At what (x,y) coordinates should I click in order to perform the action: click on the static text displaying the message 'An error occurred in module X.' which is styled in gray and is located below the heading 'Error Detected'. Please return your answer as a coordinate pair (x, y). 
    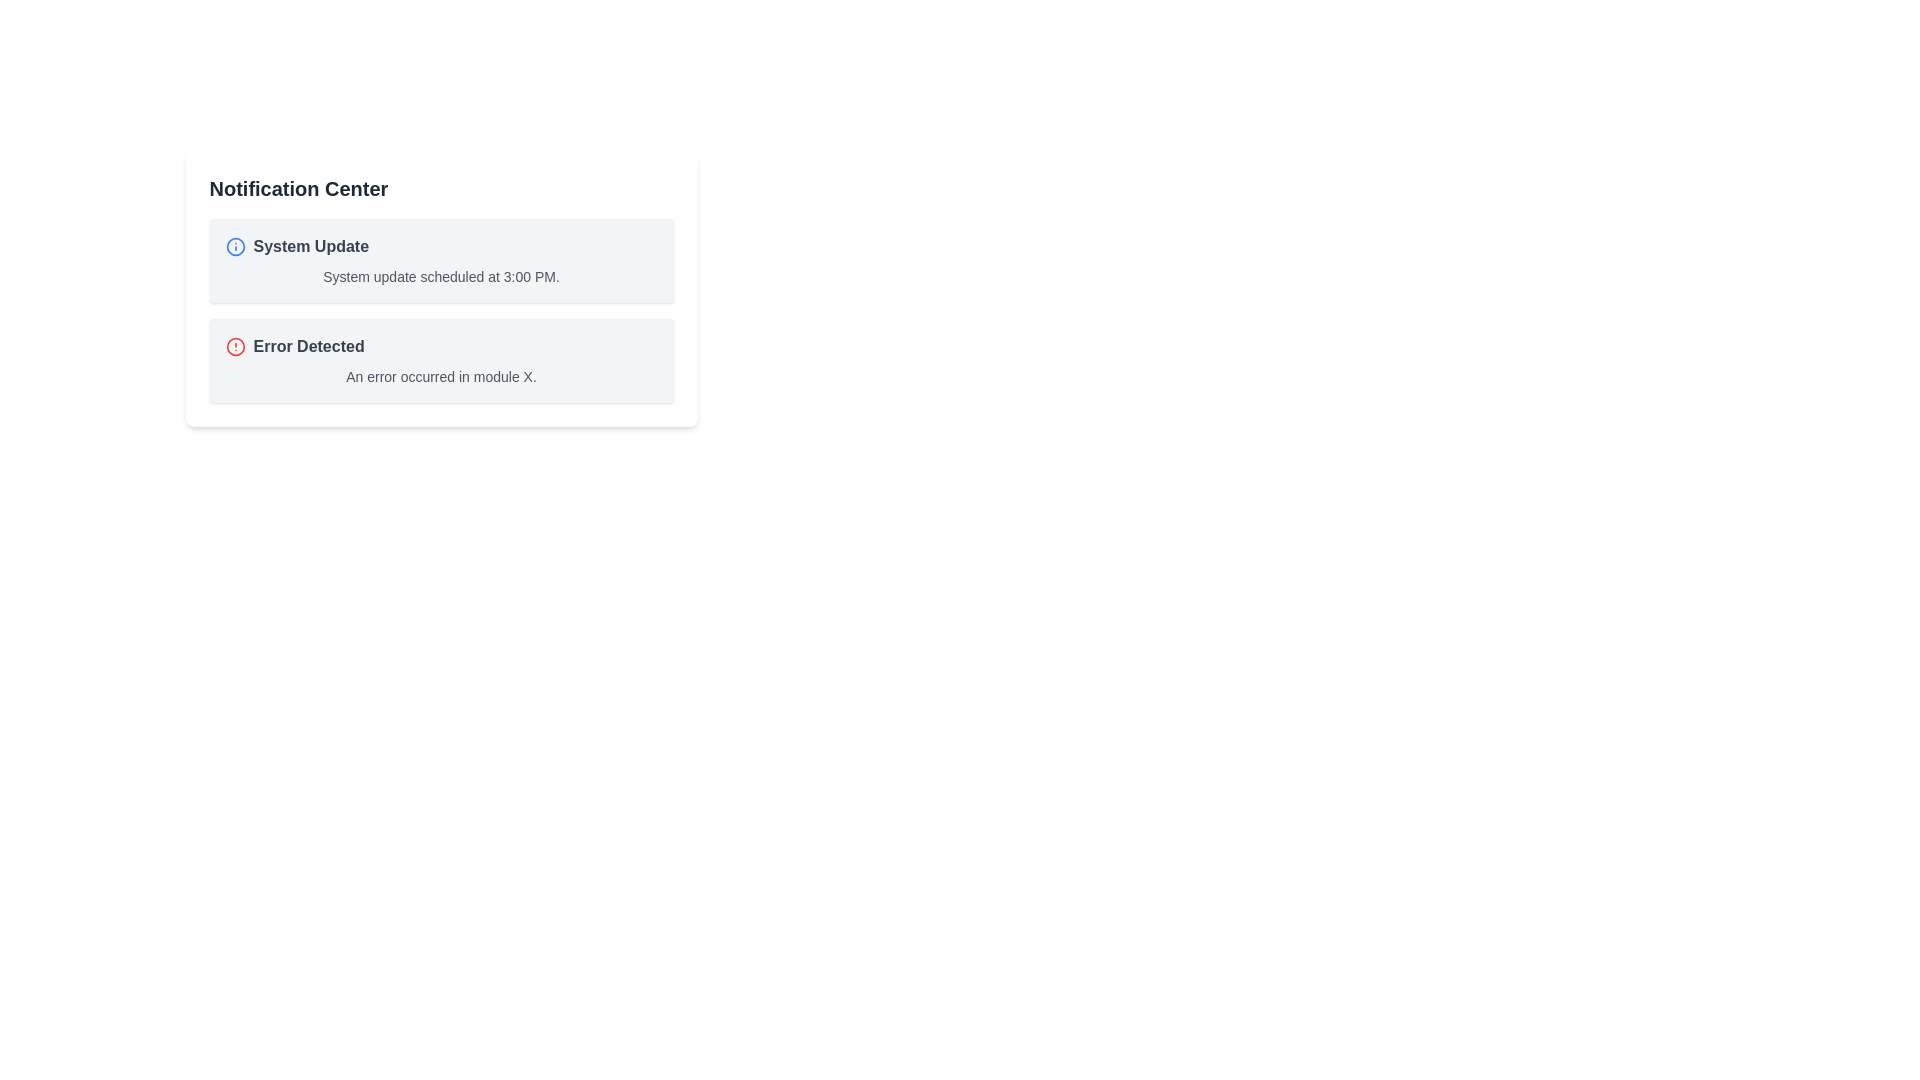
    Looking at the image, I should click on (440, 377).